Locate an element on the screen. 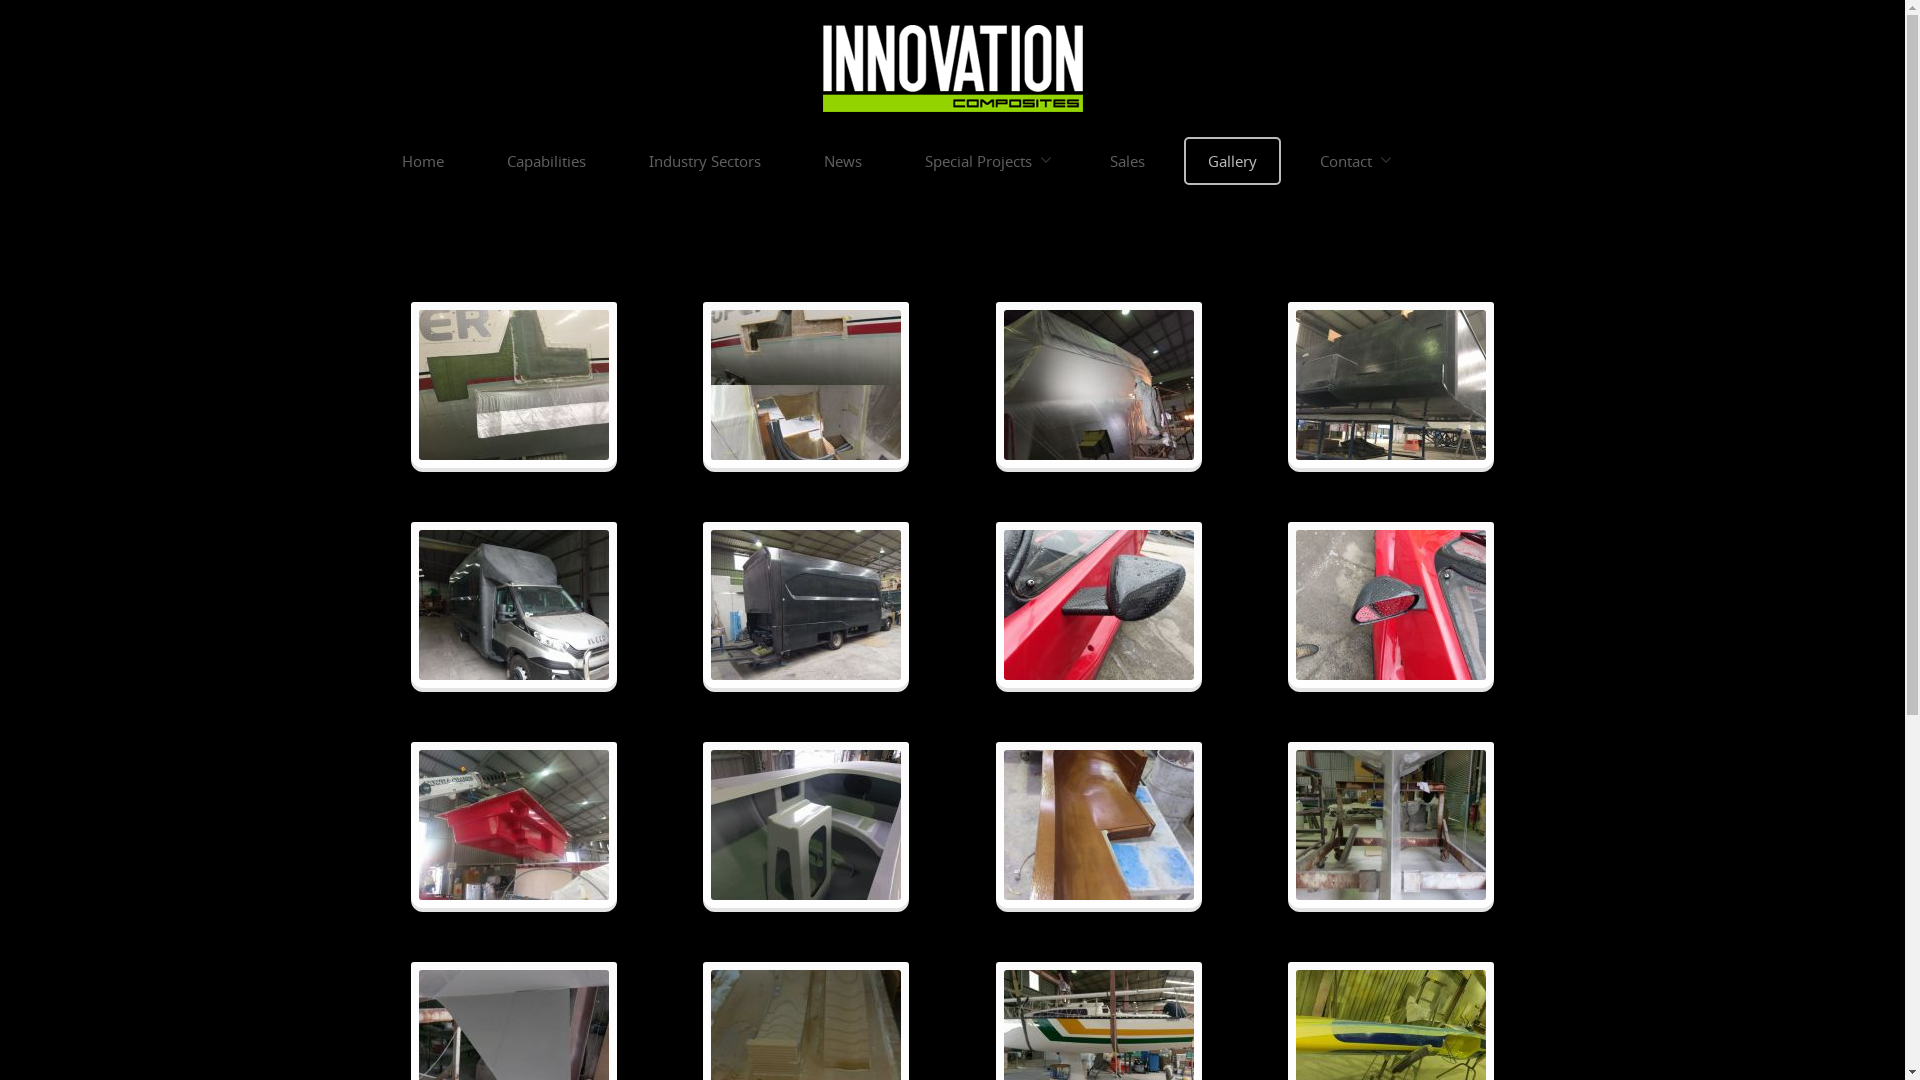 The image size is (1920, 1080). 'Capabilities' is located at coordinates (484, 160).